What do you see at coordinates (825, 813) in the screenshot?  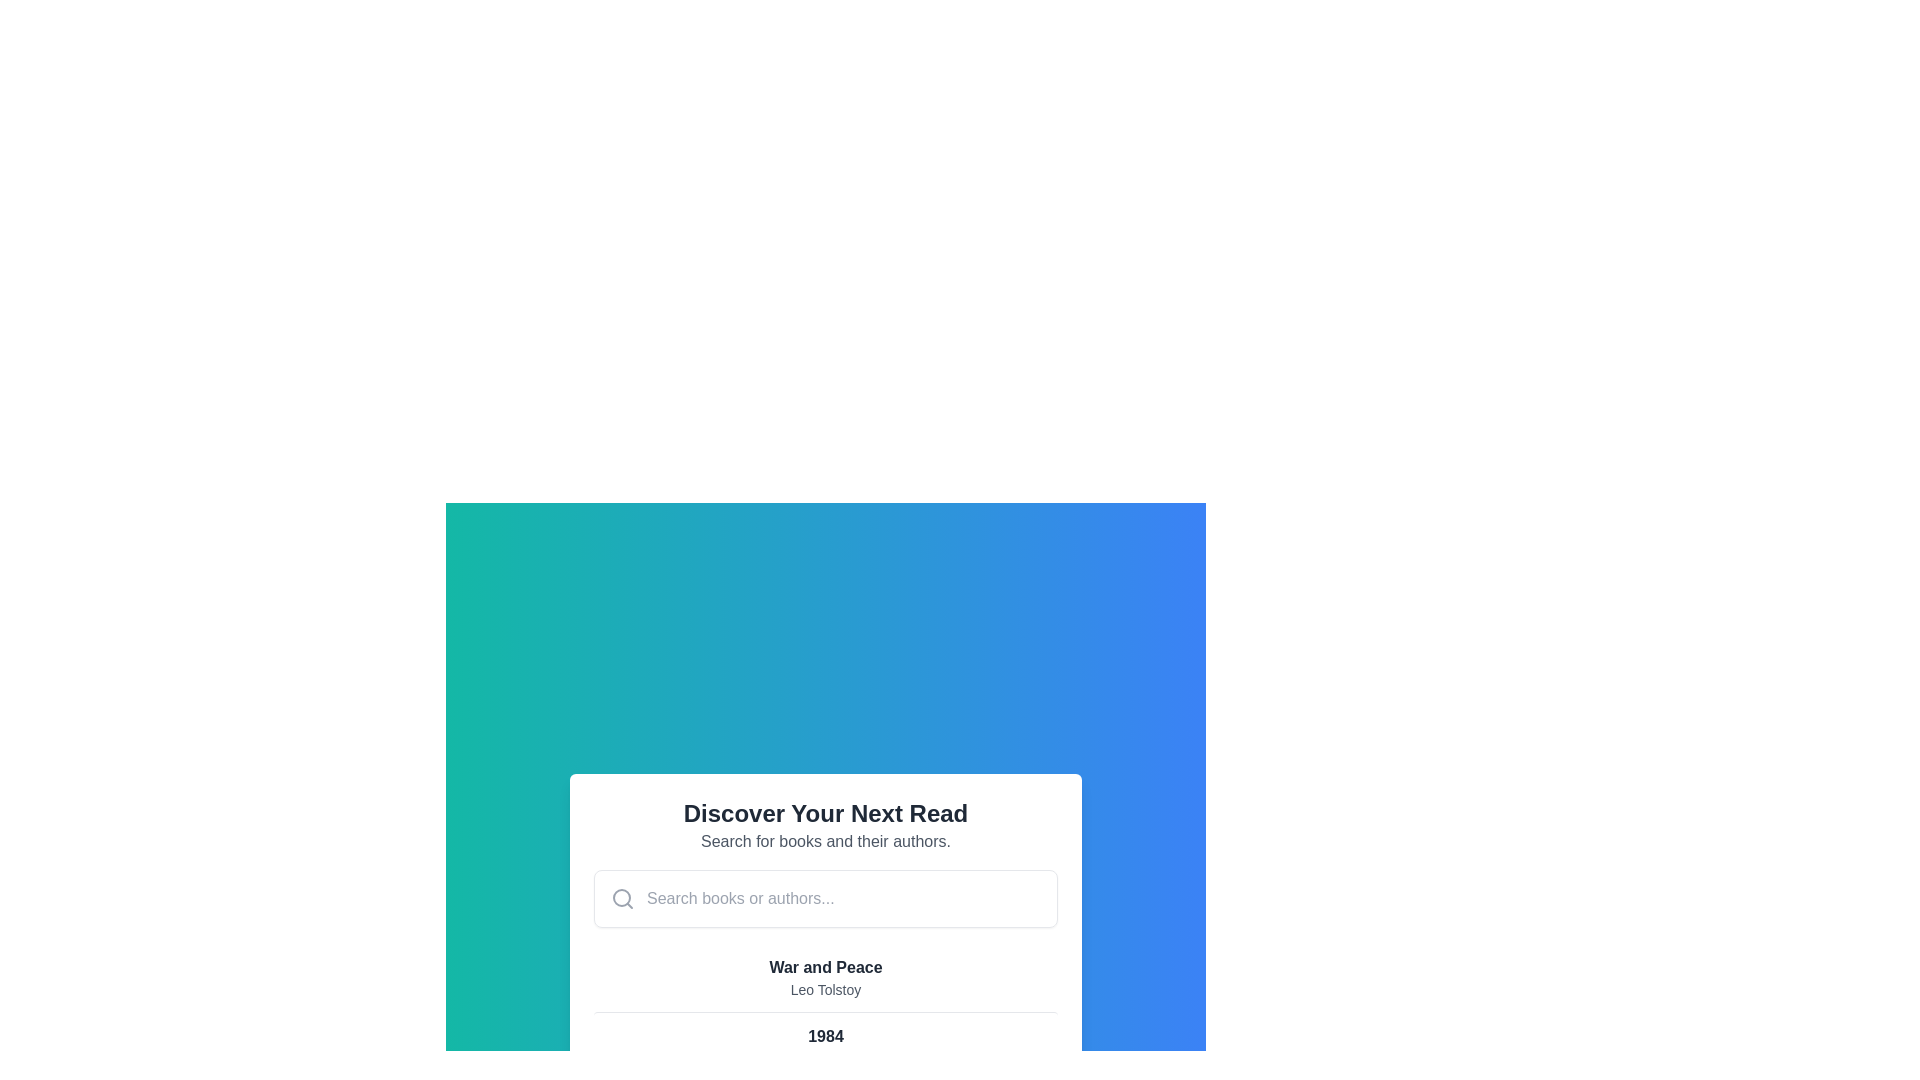 I see `the header text element that introduces the purpose of the interface, which is likely book-related, located at the center of the top of the white panel` at bounding box center [825, 813].